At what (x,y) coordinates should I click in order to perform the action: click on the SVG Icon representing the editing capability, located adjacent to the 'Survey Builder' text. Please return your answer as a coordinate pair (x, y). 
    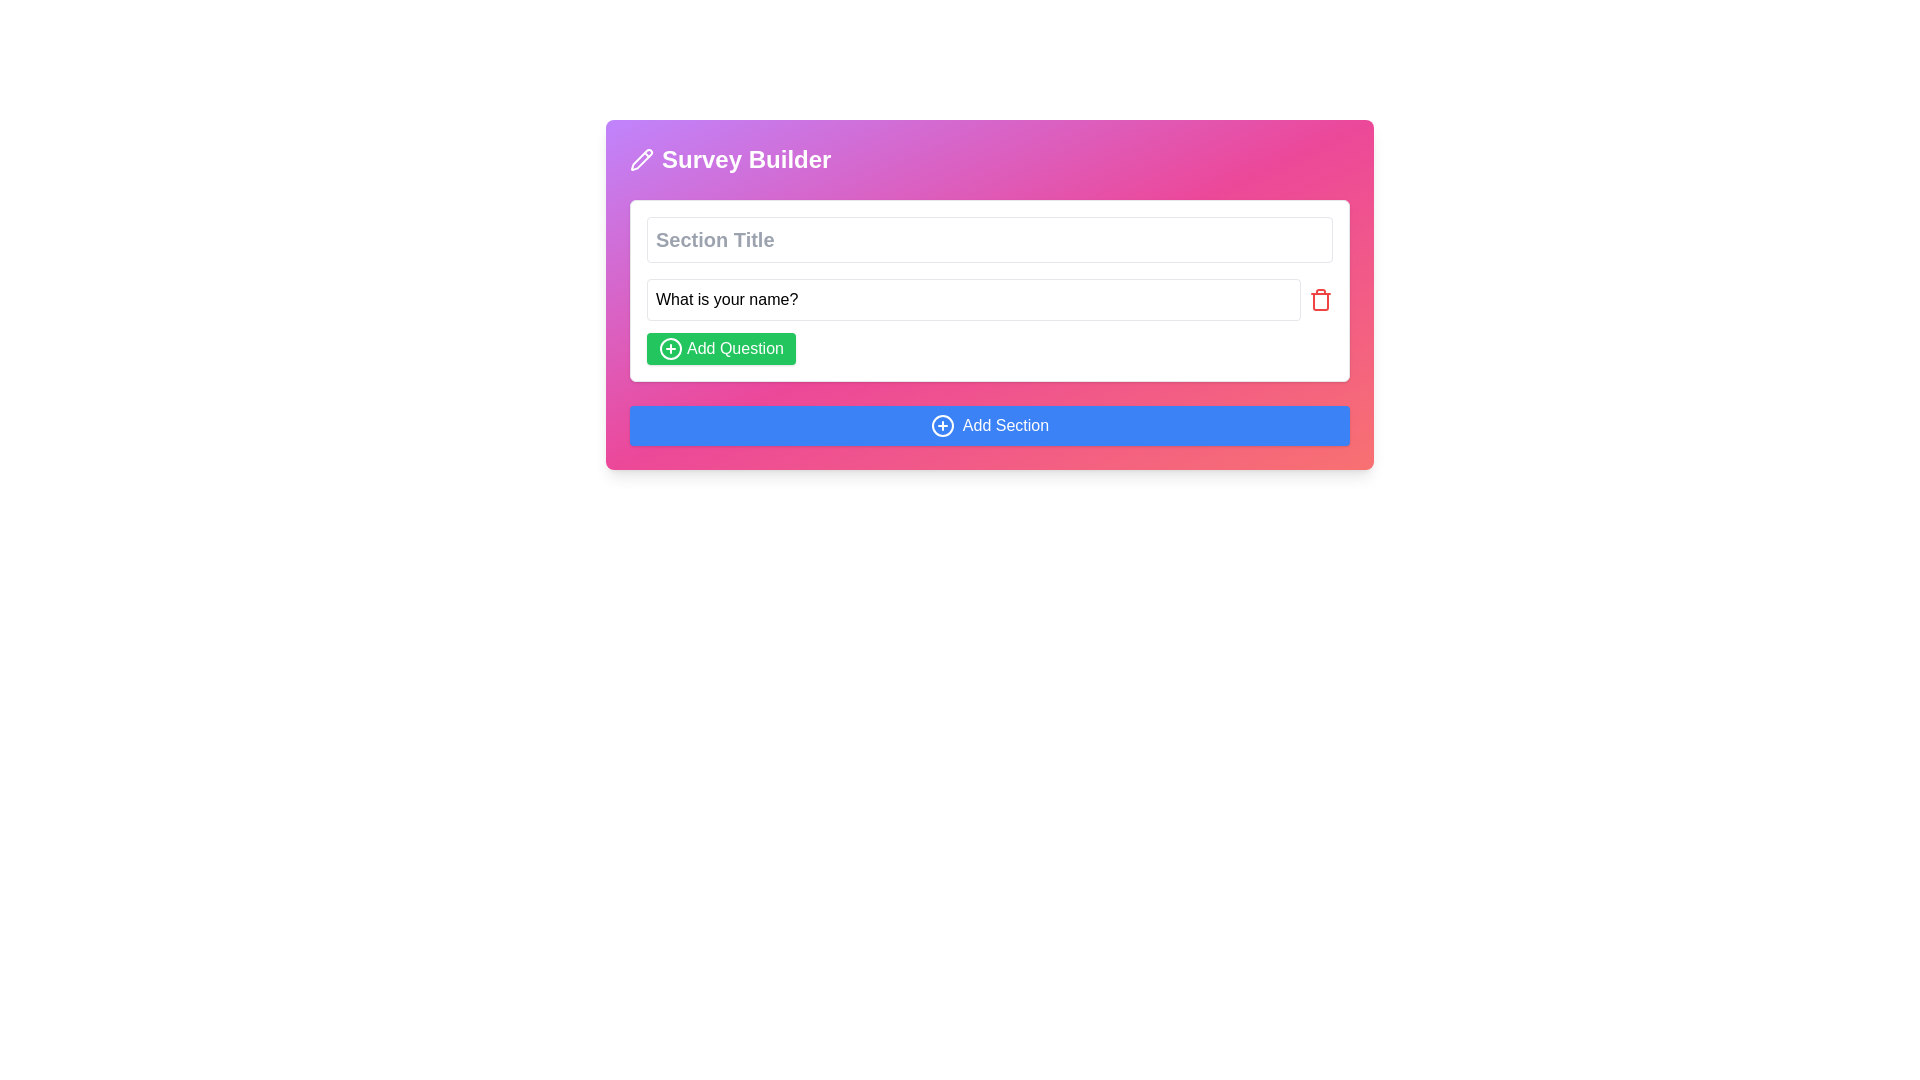
    Looking at the image, I should click on (642, 158).